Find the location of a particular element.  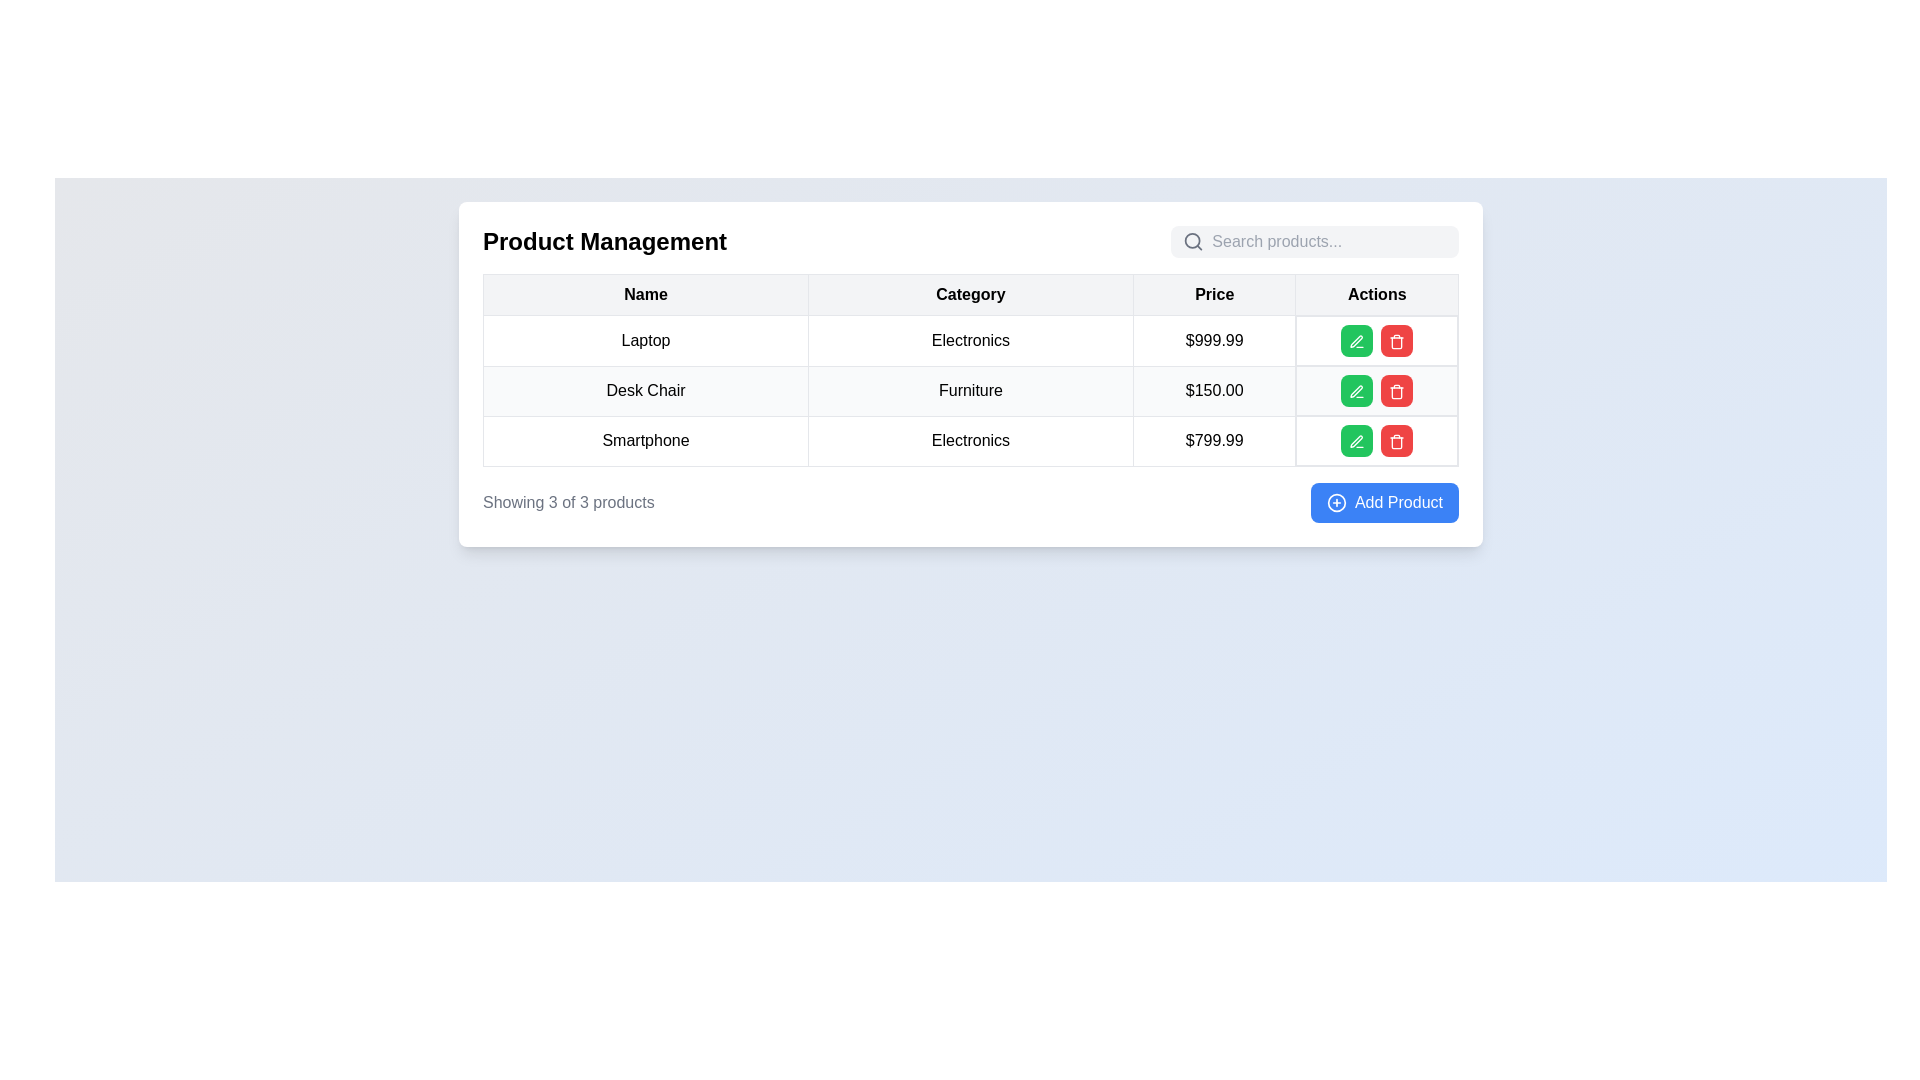

the Table Header Row element, which has a light gray background and contains the headers 'Name', 'Category', 'Price', and 'Actions' is located at coordinates (970, 294).